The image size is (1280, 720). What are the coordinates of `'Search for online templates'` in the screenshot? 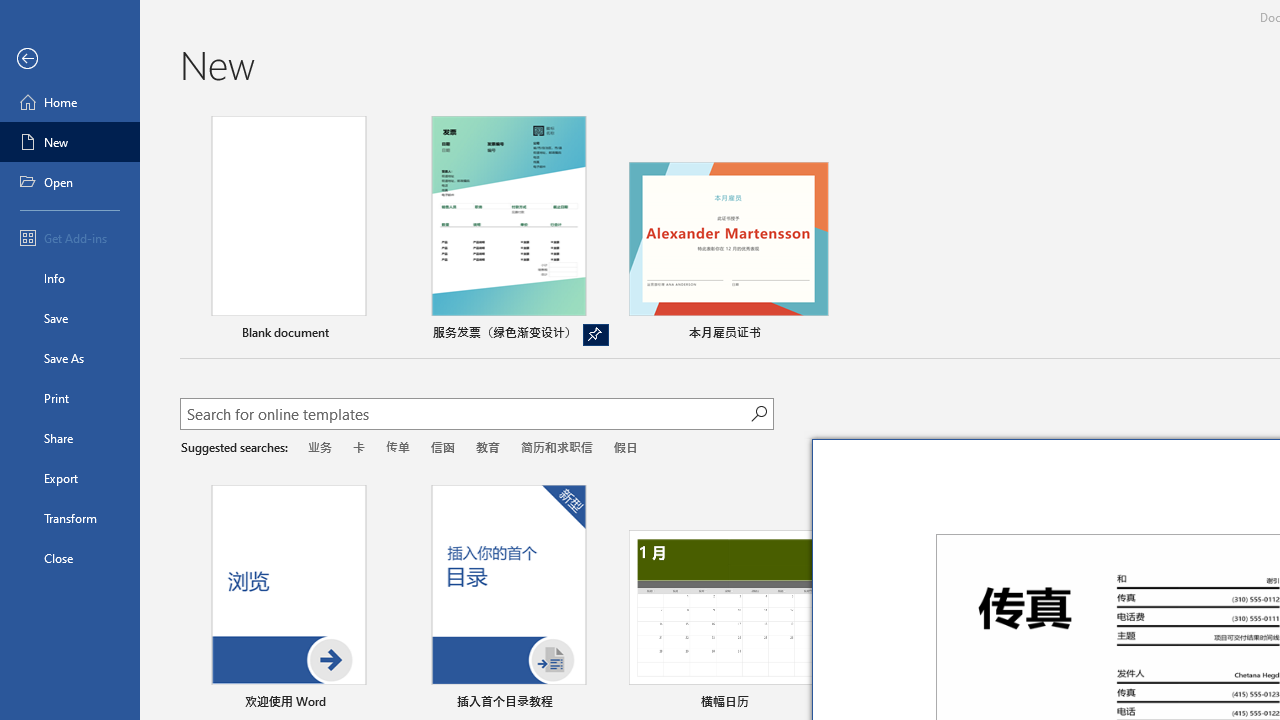 It's located at (464, 415).